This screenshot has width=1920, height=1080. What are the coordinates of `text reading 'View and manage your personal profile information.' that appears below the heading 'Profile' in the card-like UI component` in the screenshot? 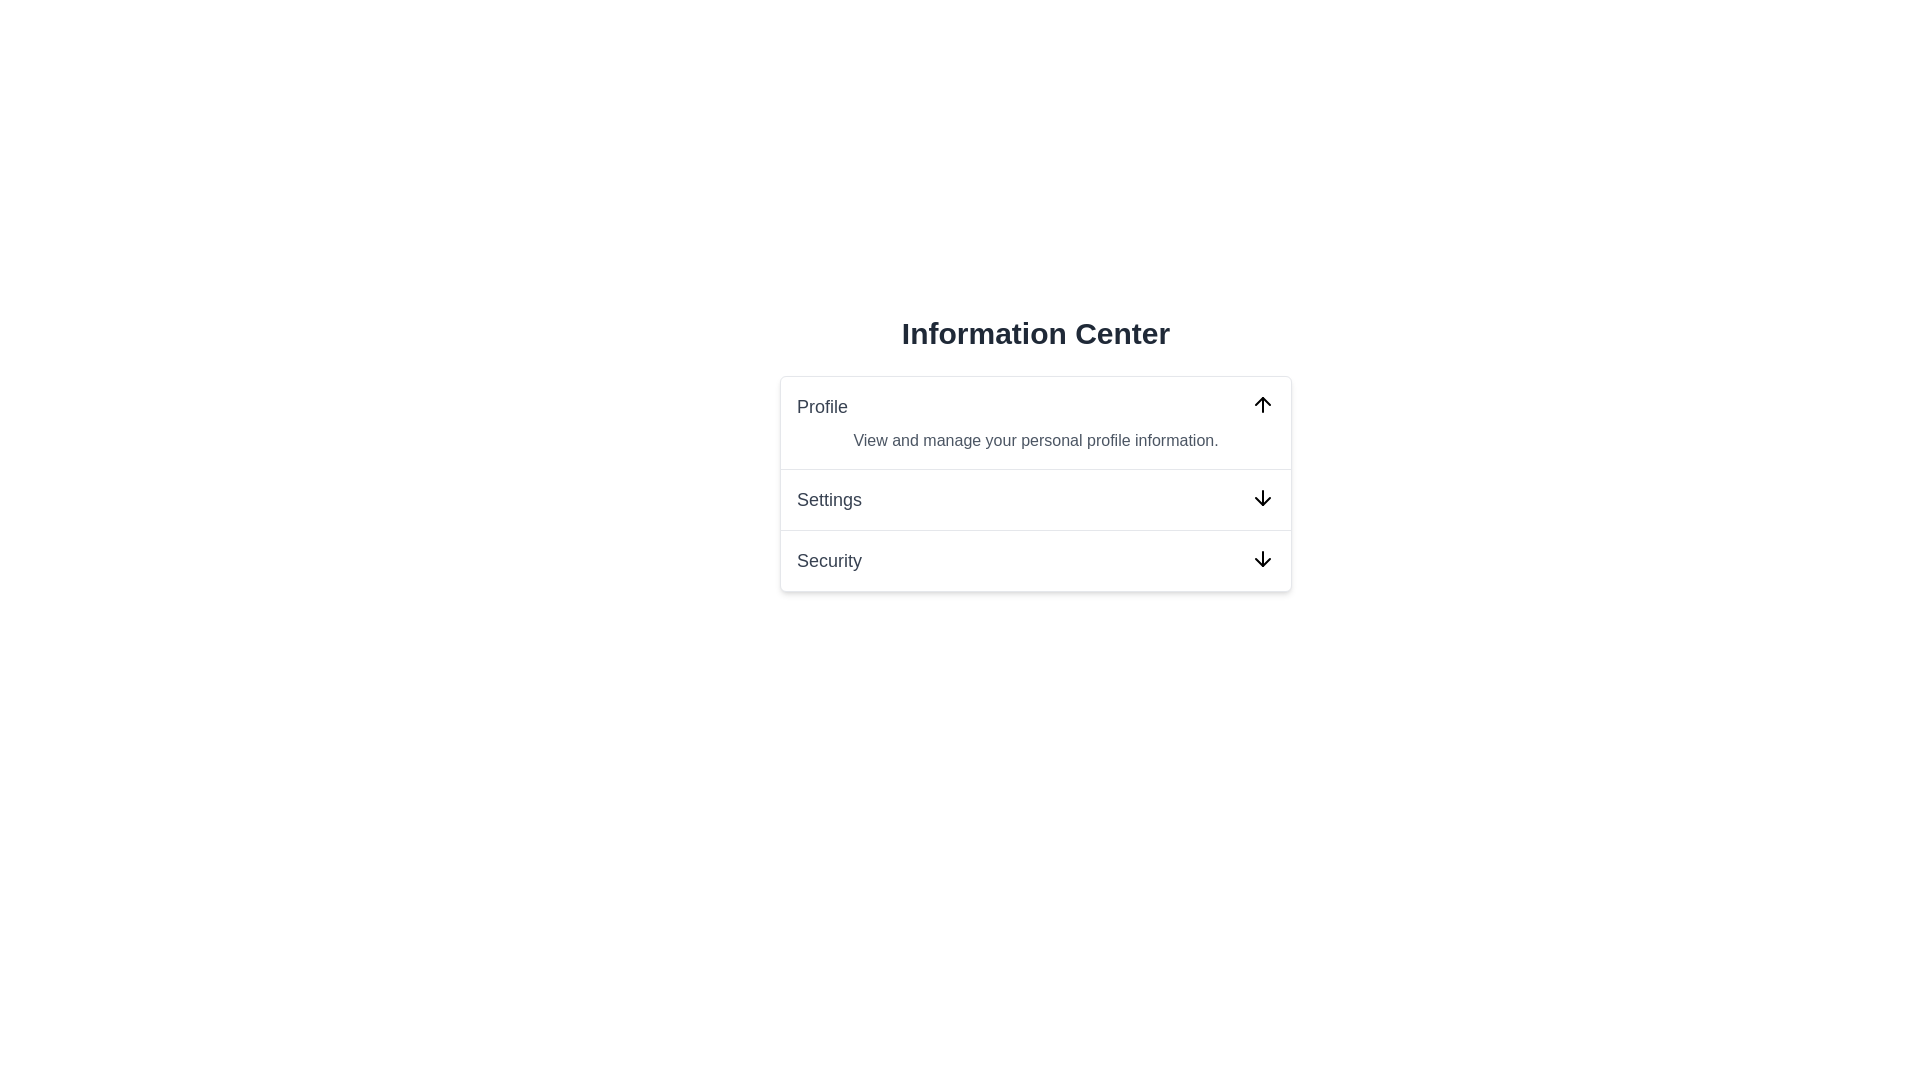 It's located at (1036, 439).